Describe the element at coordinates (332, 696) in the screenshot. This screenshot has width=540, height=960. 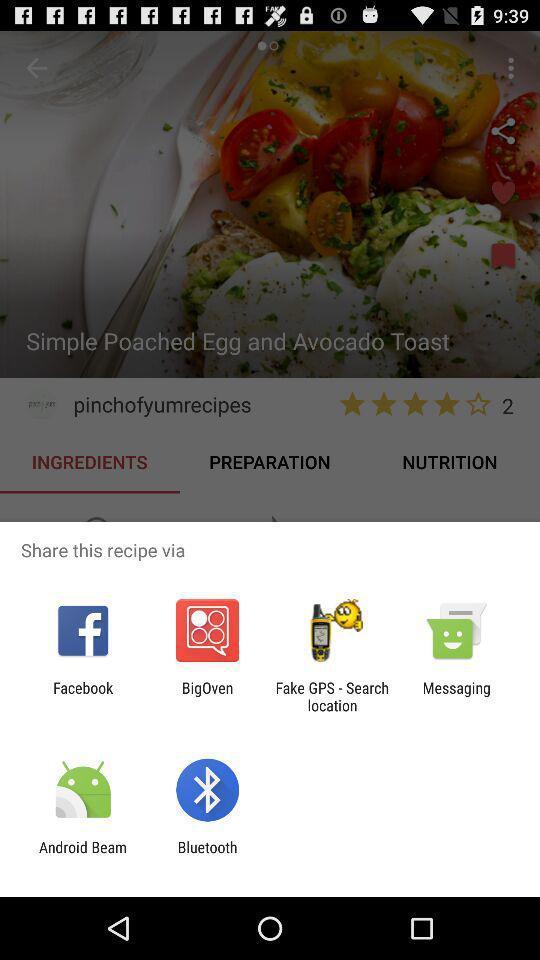
I see `the app next to messaging item` at that location.